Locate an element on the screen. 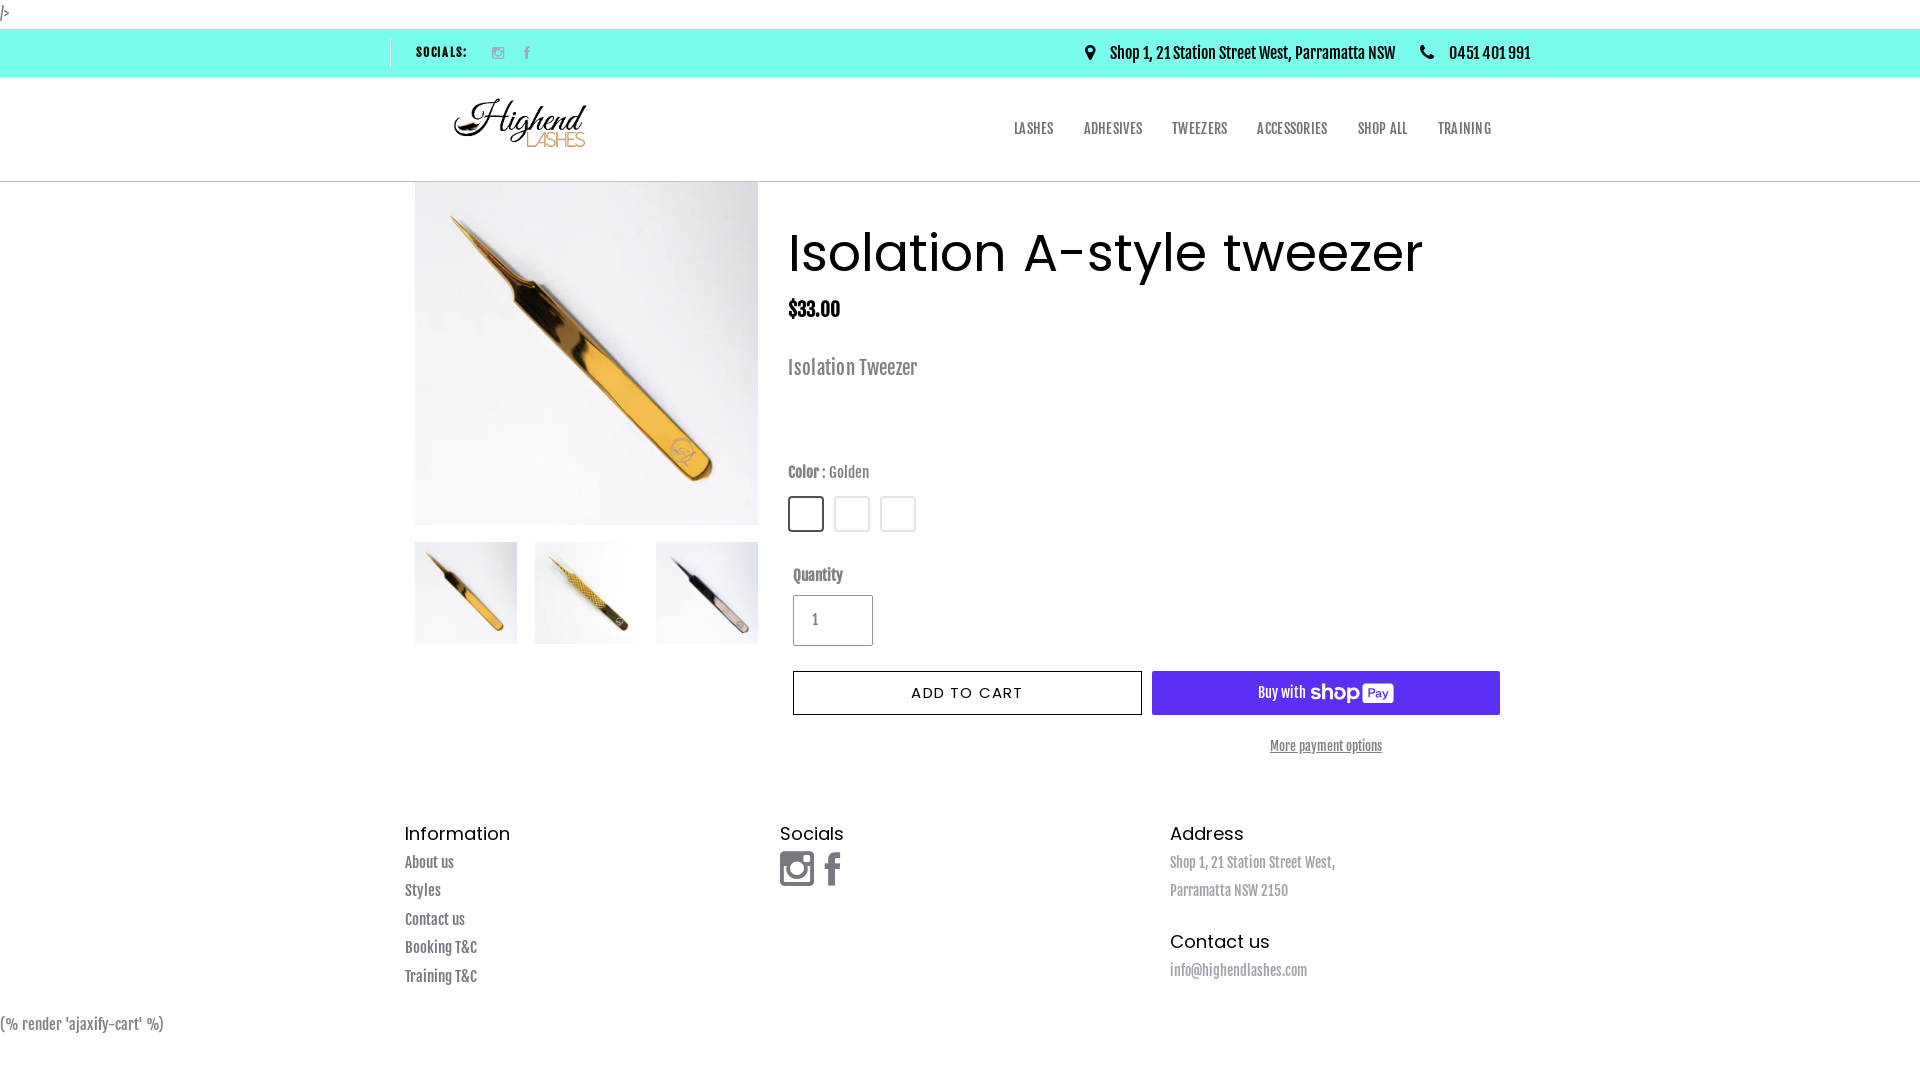 The width and height of the screenshot is (1920, 1080). 'LASHES' is located at coordinates (1033, 128).